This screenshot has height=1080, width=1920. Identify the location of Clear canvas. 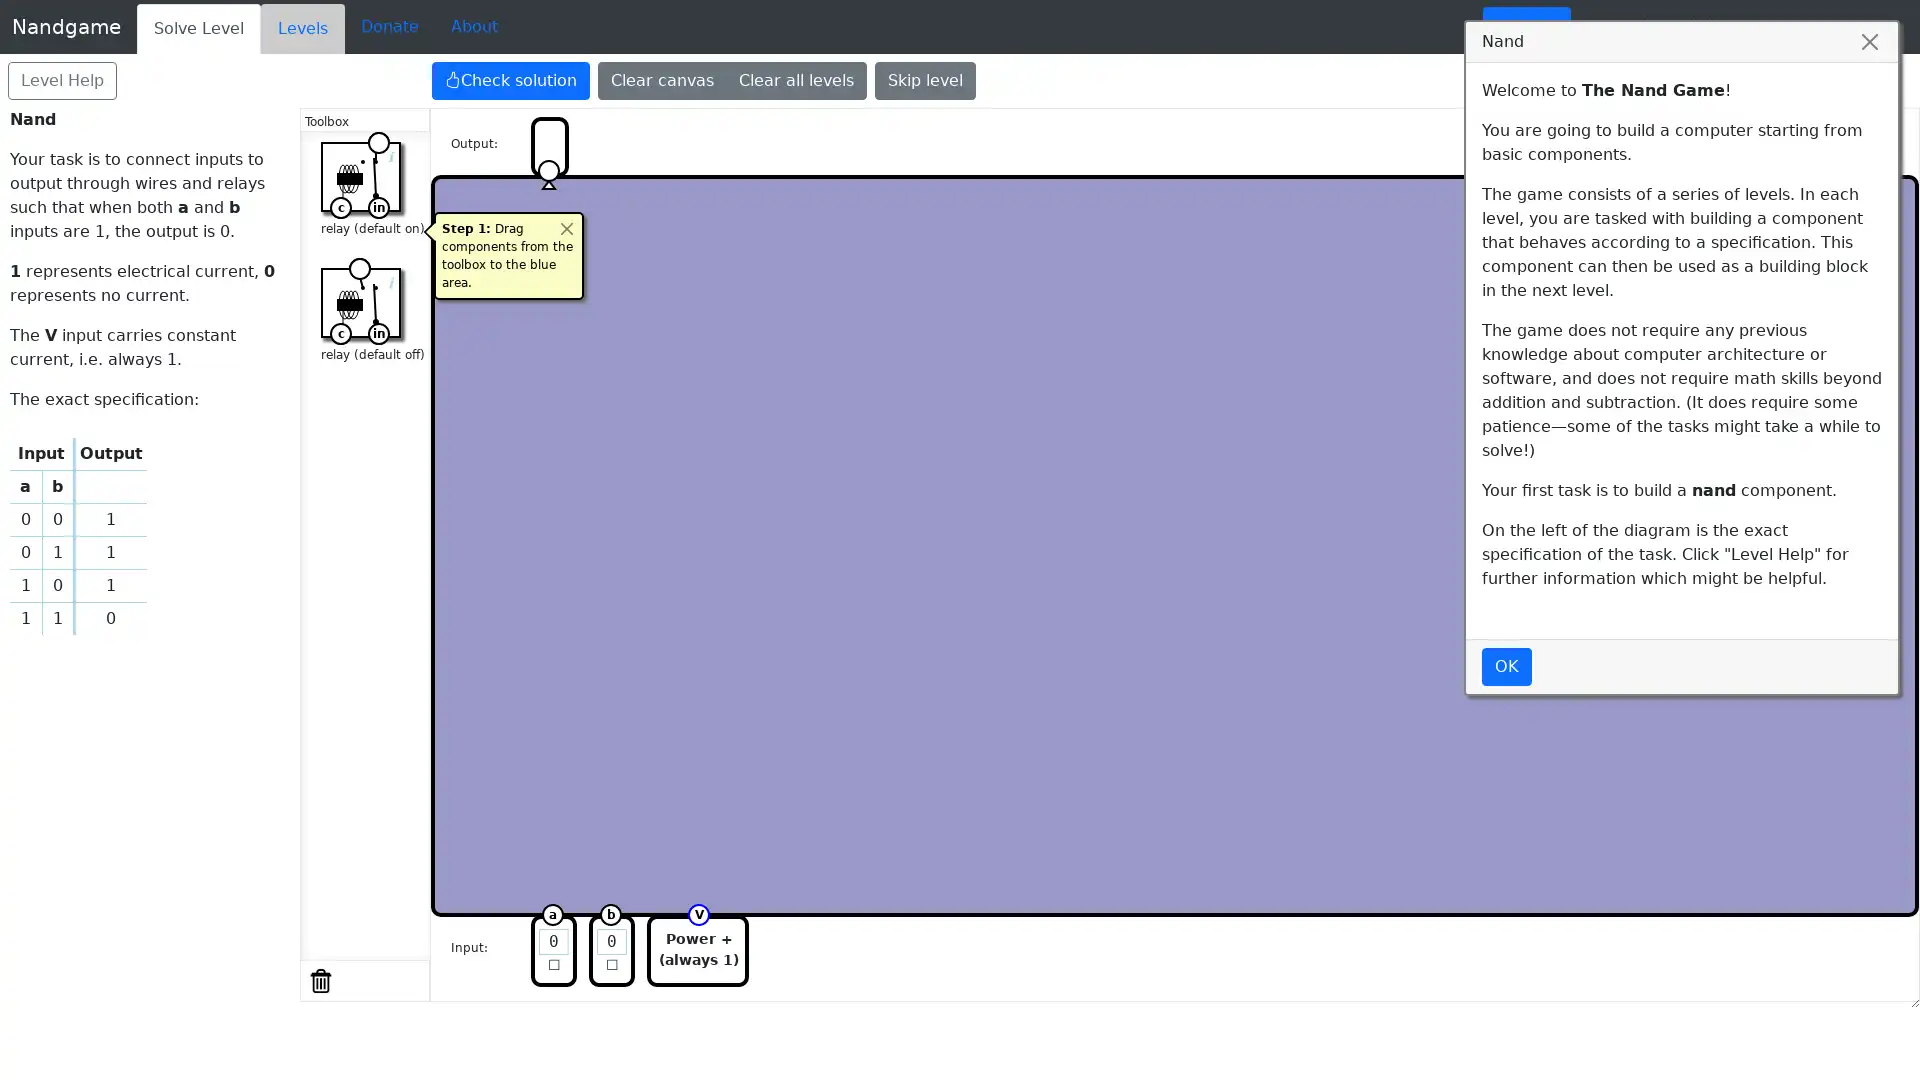
(662, 80).